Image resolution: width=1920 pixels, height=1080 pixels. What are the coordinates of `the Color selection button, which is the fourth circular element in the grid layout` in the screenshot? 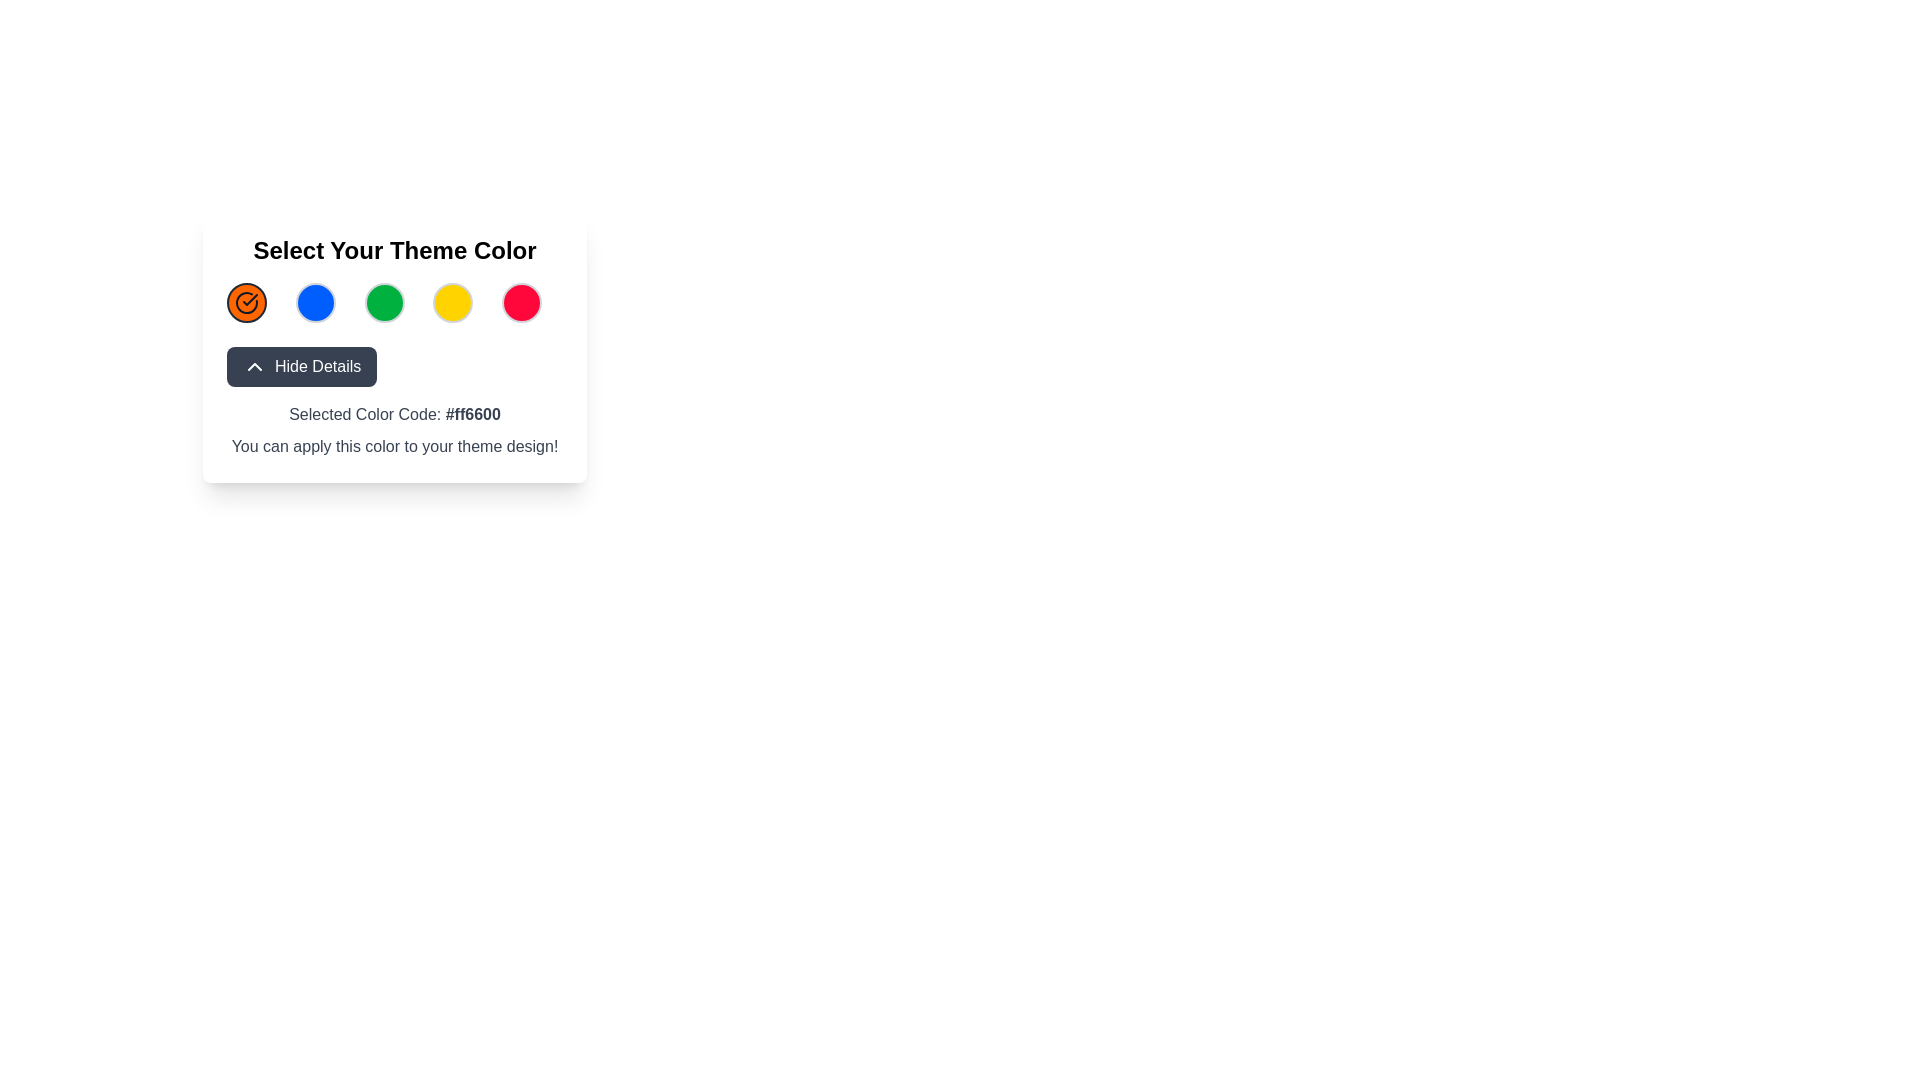 It's located at (452, 303).